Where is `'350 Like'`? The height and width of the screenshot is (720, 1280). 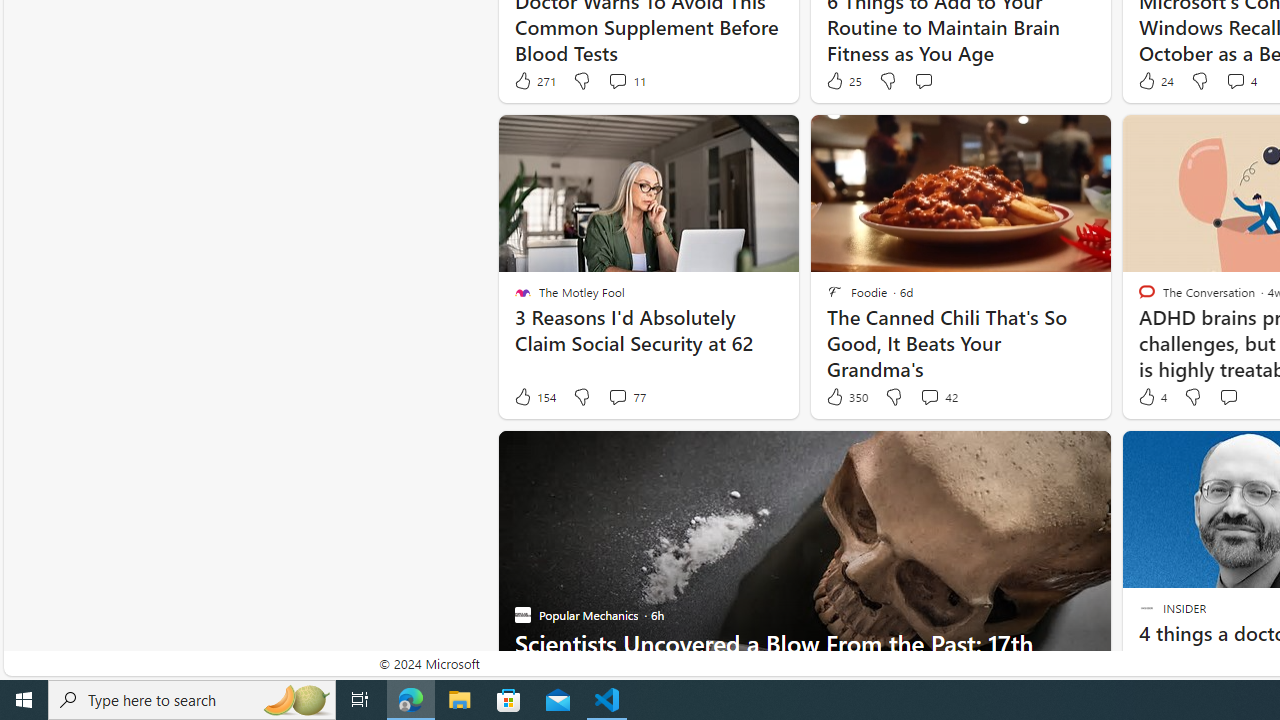 '350 Like' is located at coordinates (846, 397).